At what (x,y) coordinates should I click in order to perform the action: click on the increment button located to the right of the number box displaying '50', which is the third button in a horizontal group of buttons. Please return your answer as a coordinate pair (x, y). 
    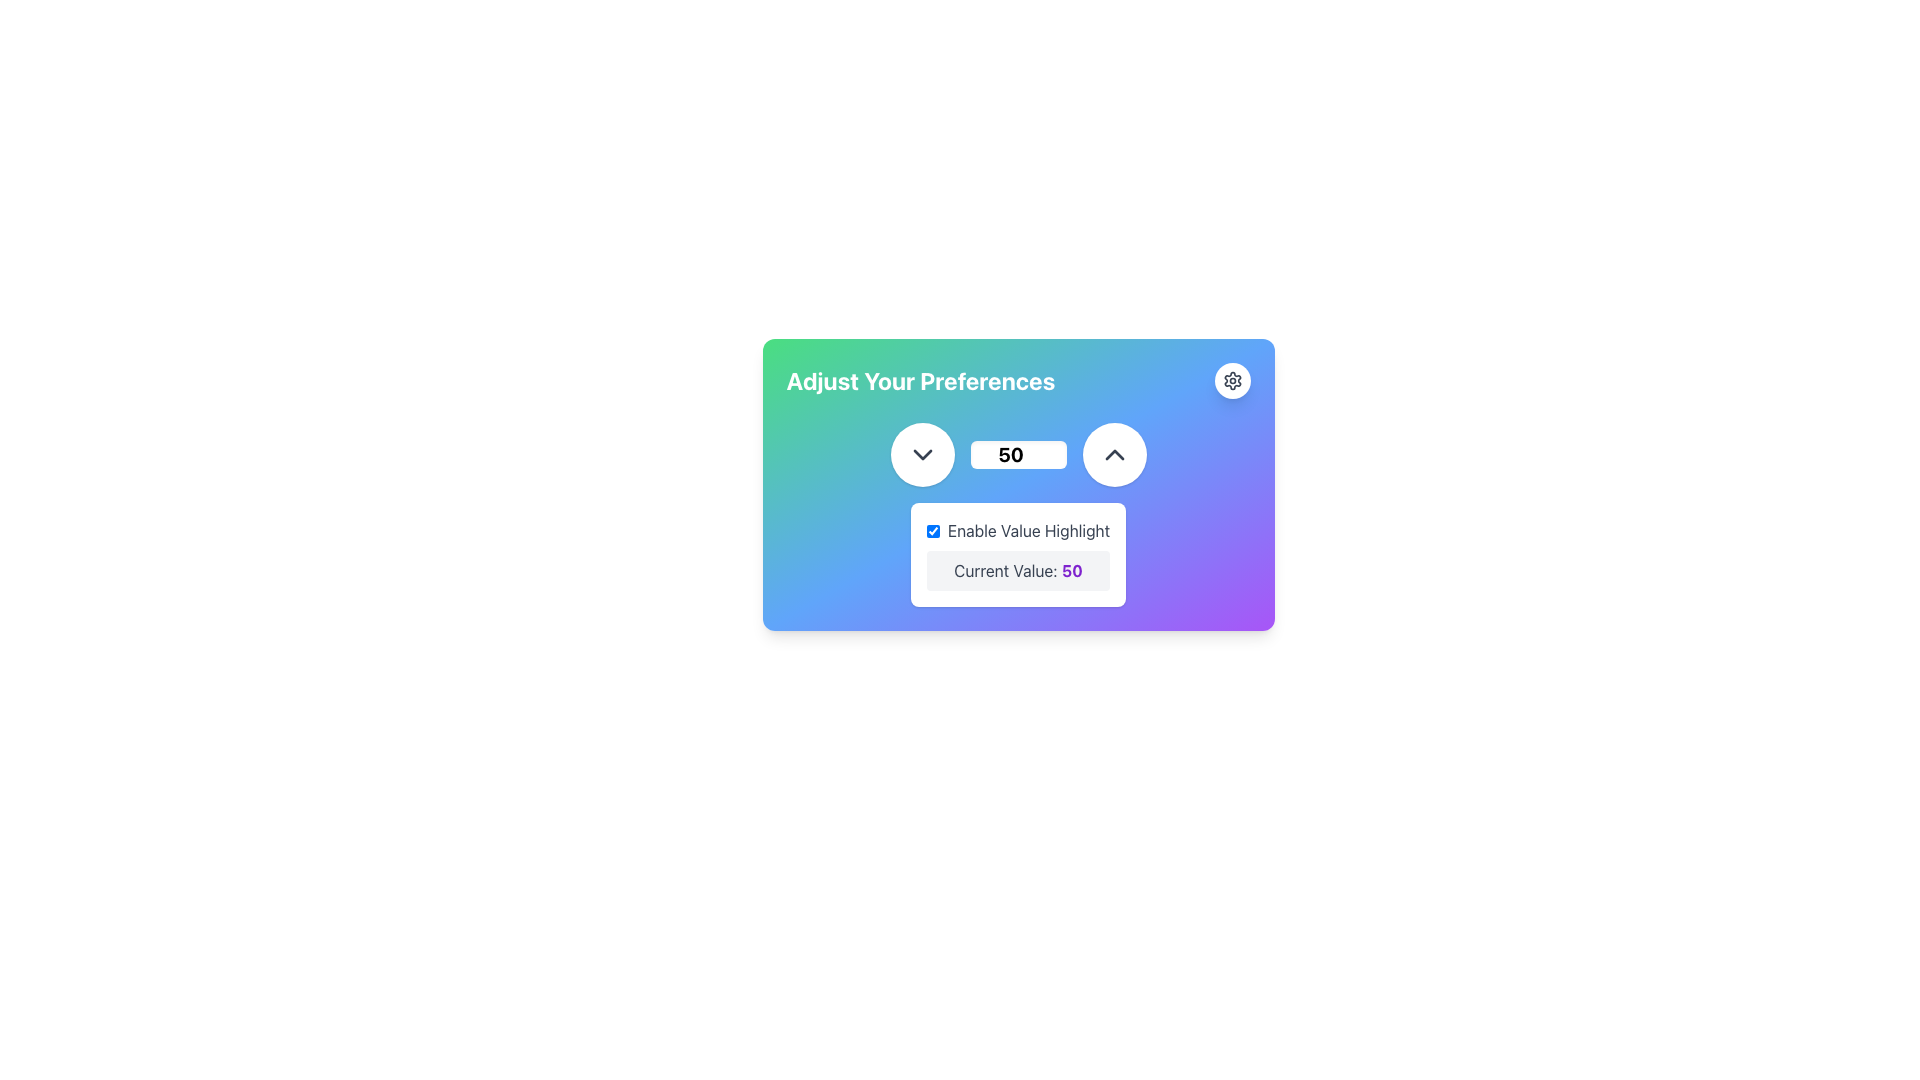
    Looking at the image, I should click on (1113, 455).